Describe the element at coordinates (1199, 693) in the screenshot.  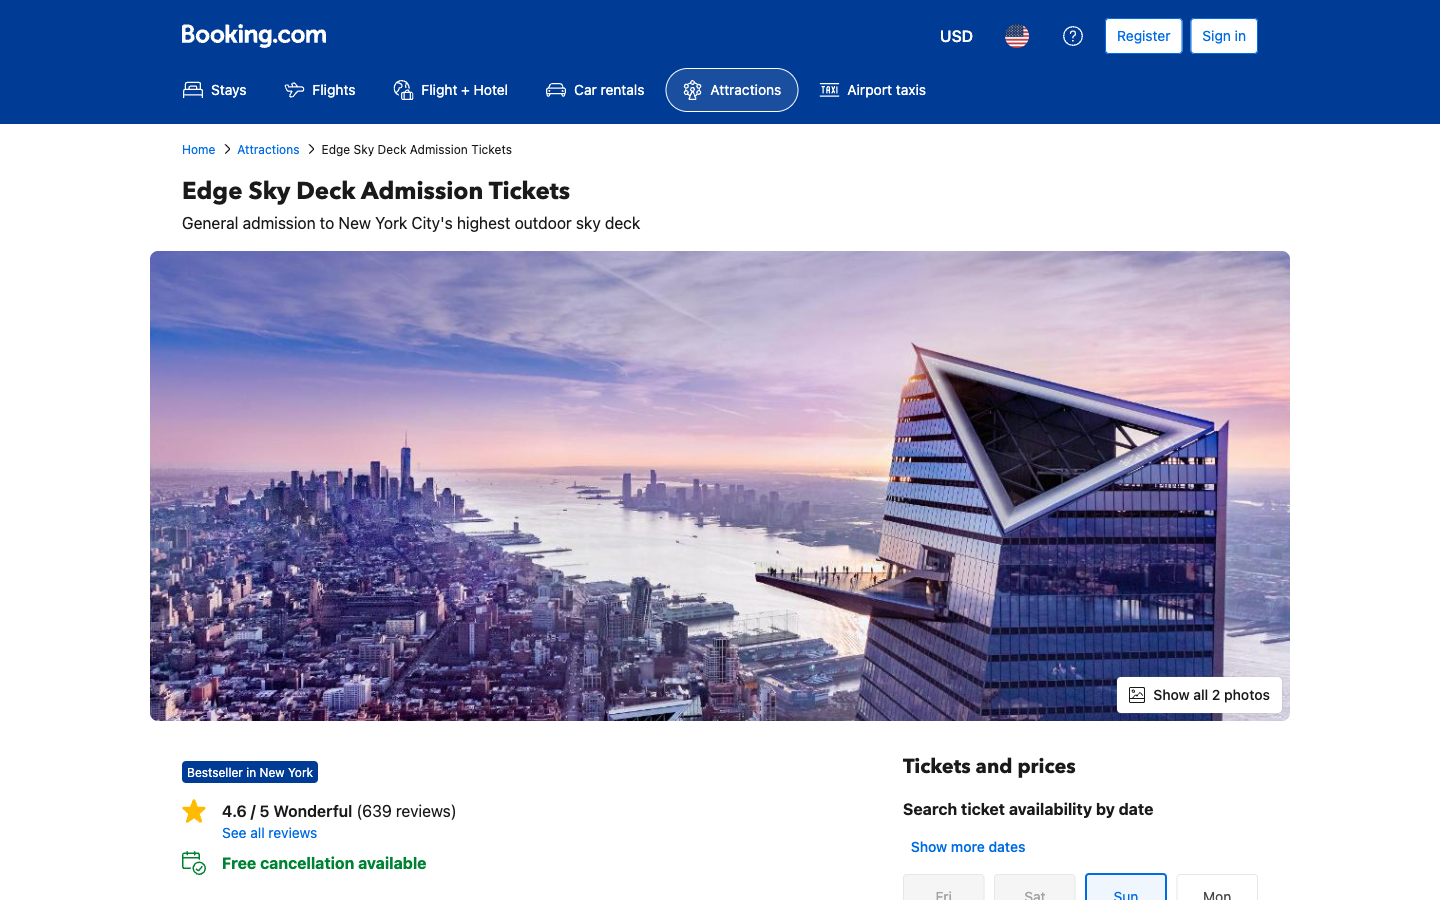
I see `the Picture Archive` at that location.